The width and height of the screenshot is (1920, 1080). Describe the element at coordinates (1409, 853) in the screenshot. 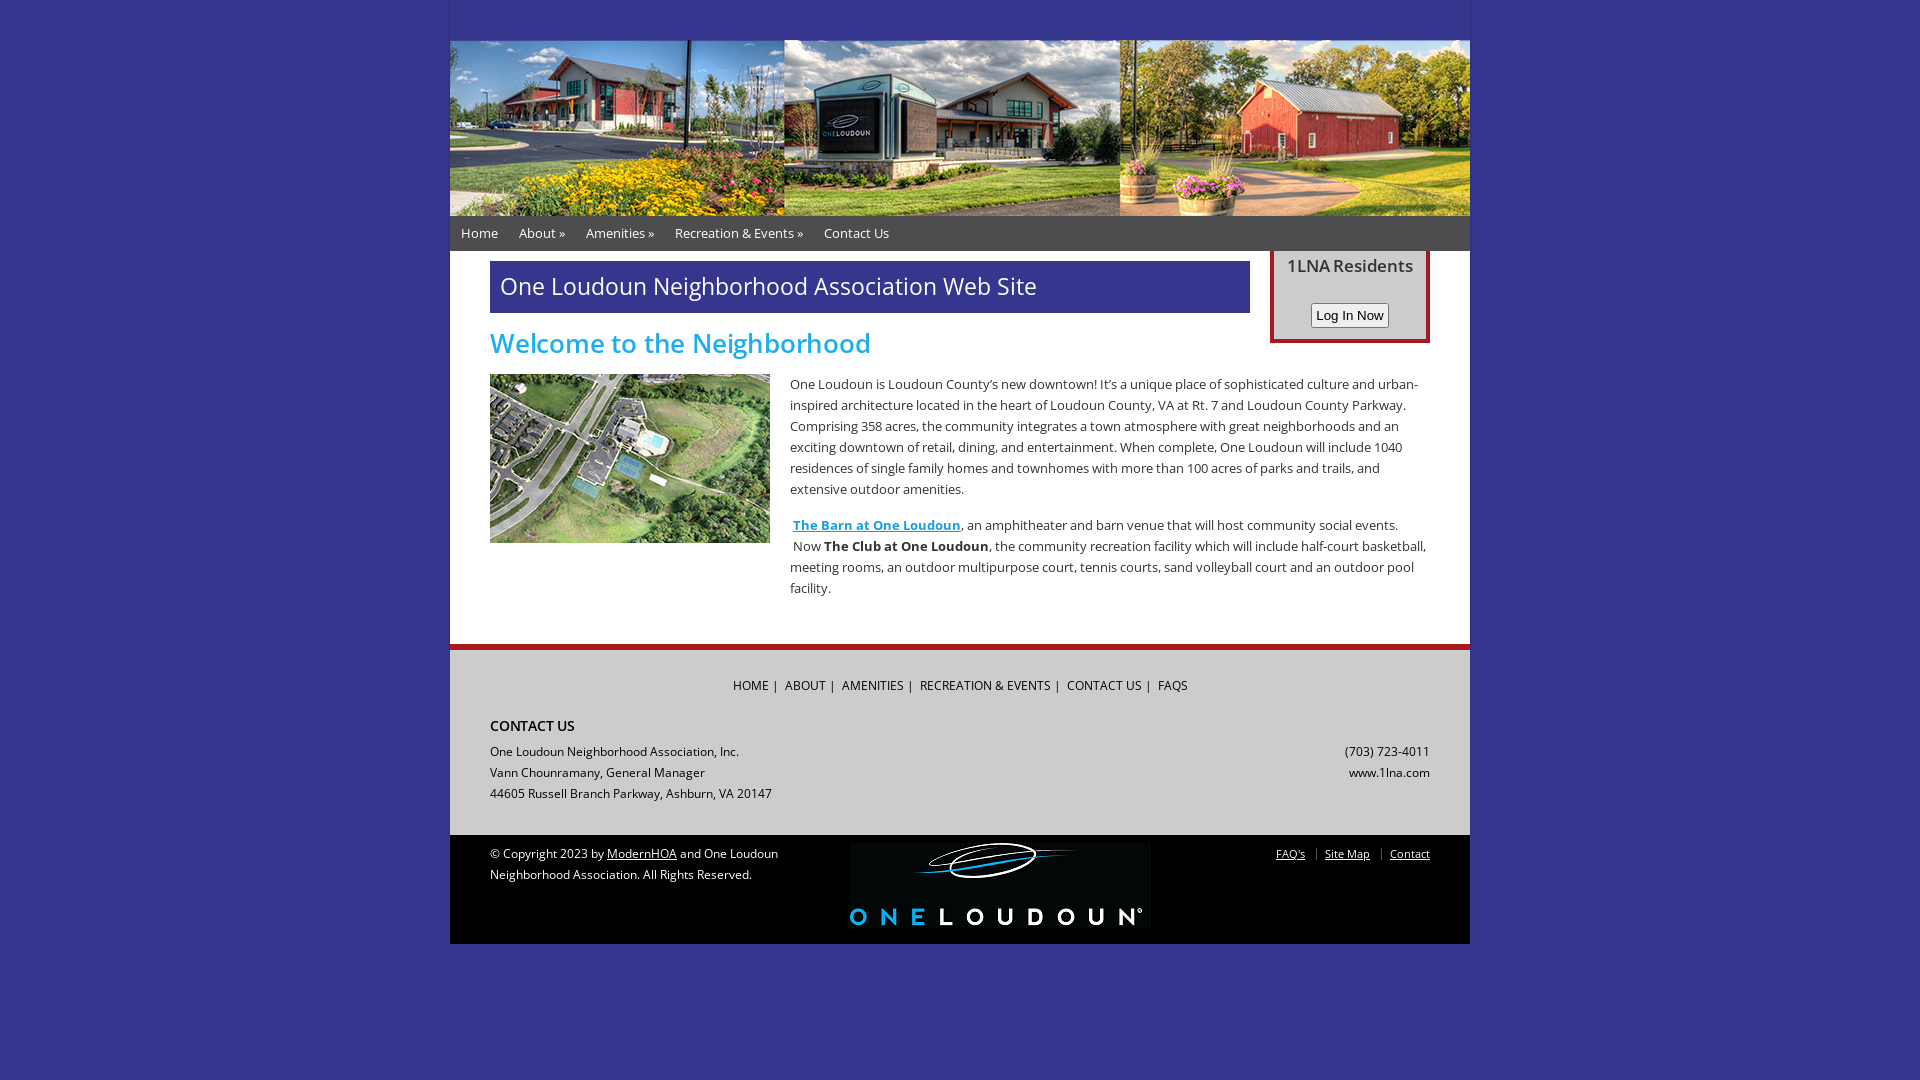

I see `'Contact'` at that location.